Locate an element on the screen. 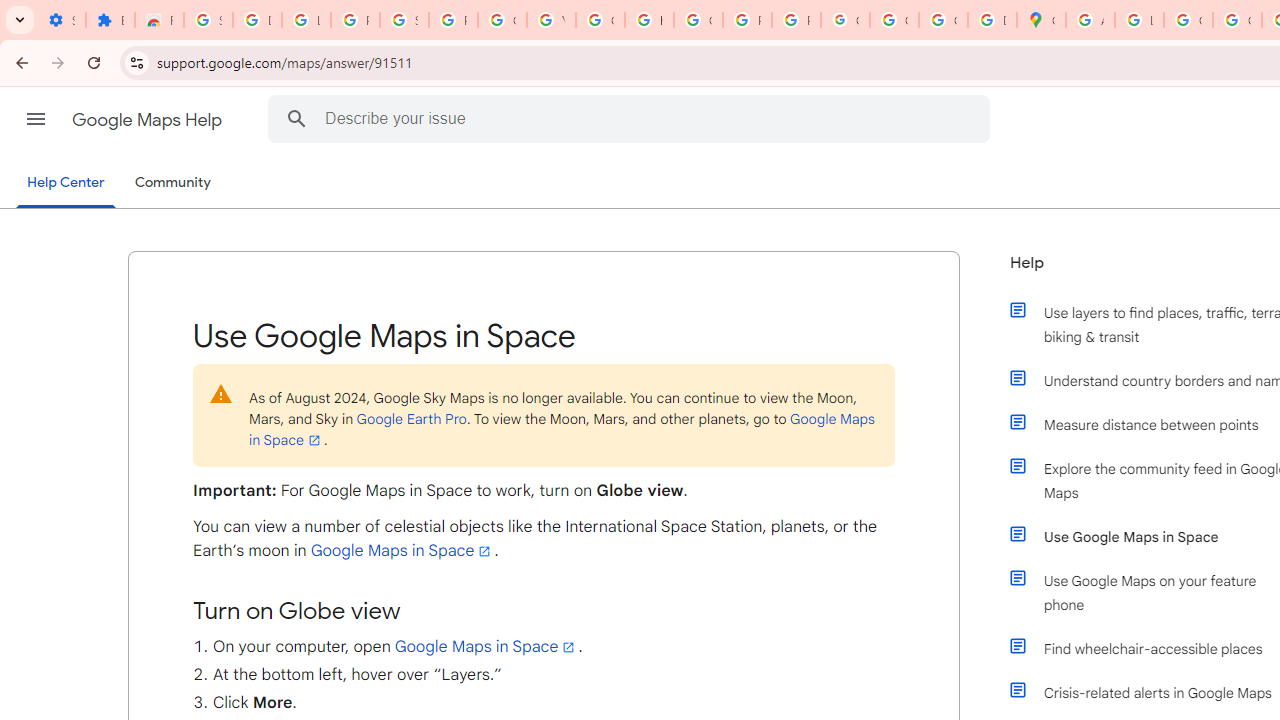 The width and height of the screenshot is (1280, 720). 'Google Maps' is located at coordinates (1040, 20).